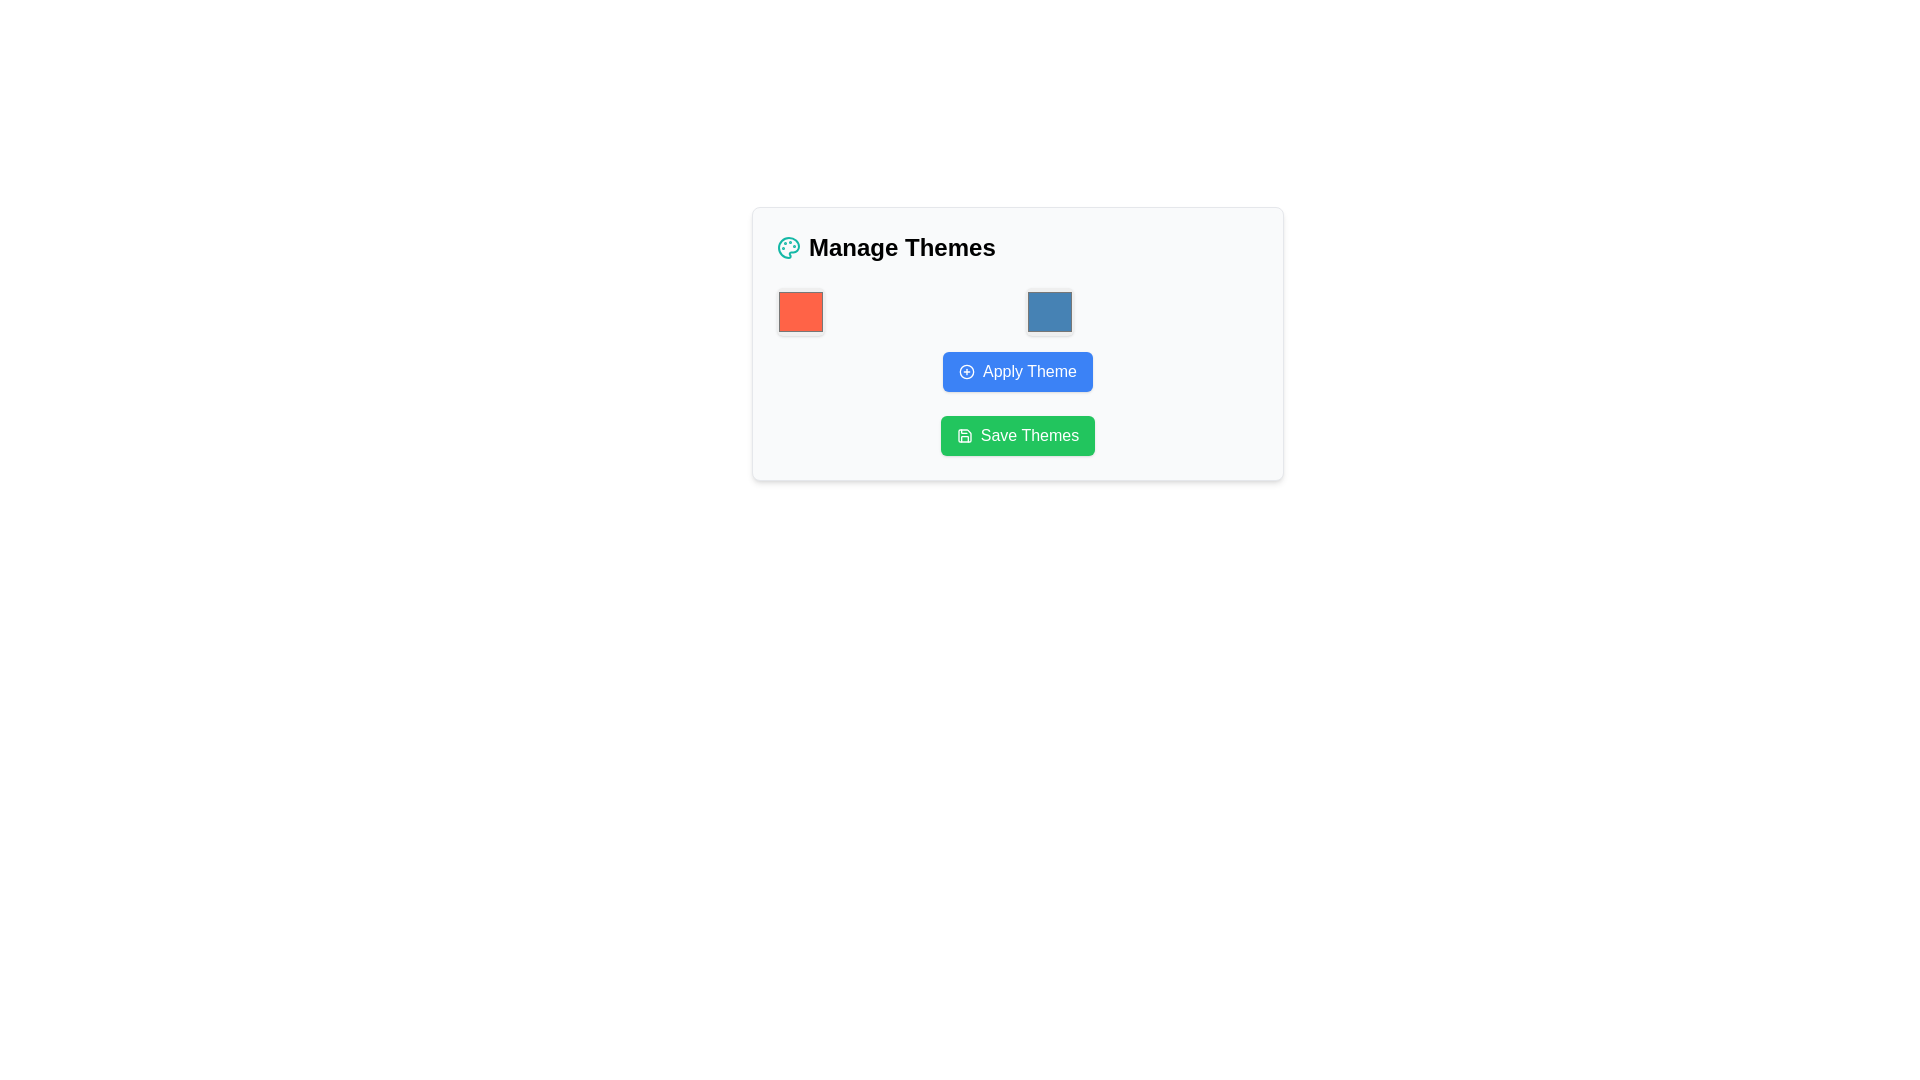 This screenshot has height=1080, width=1920. I want to click on the circular icon located at the top-left corner of the blue 'Apply Theme' button, so click(966, 371).